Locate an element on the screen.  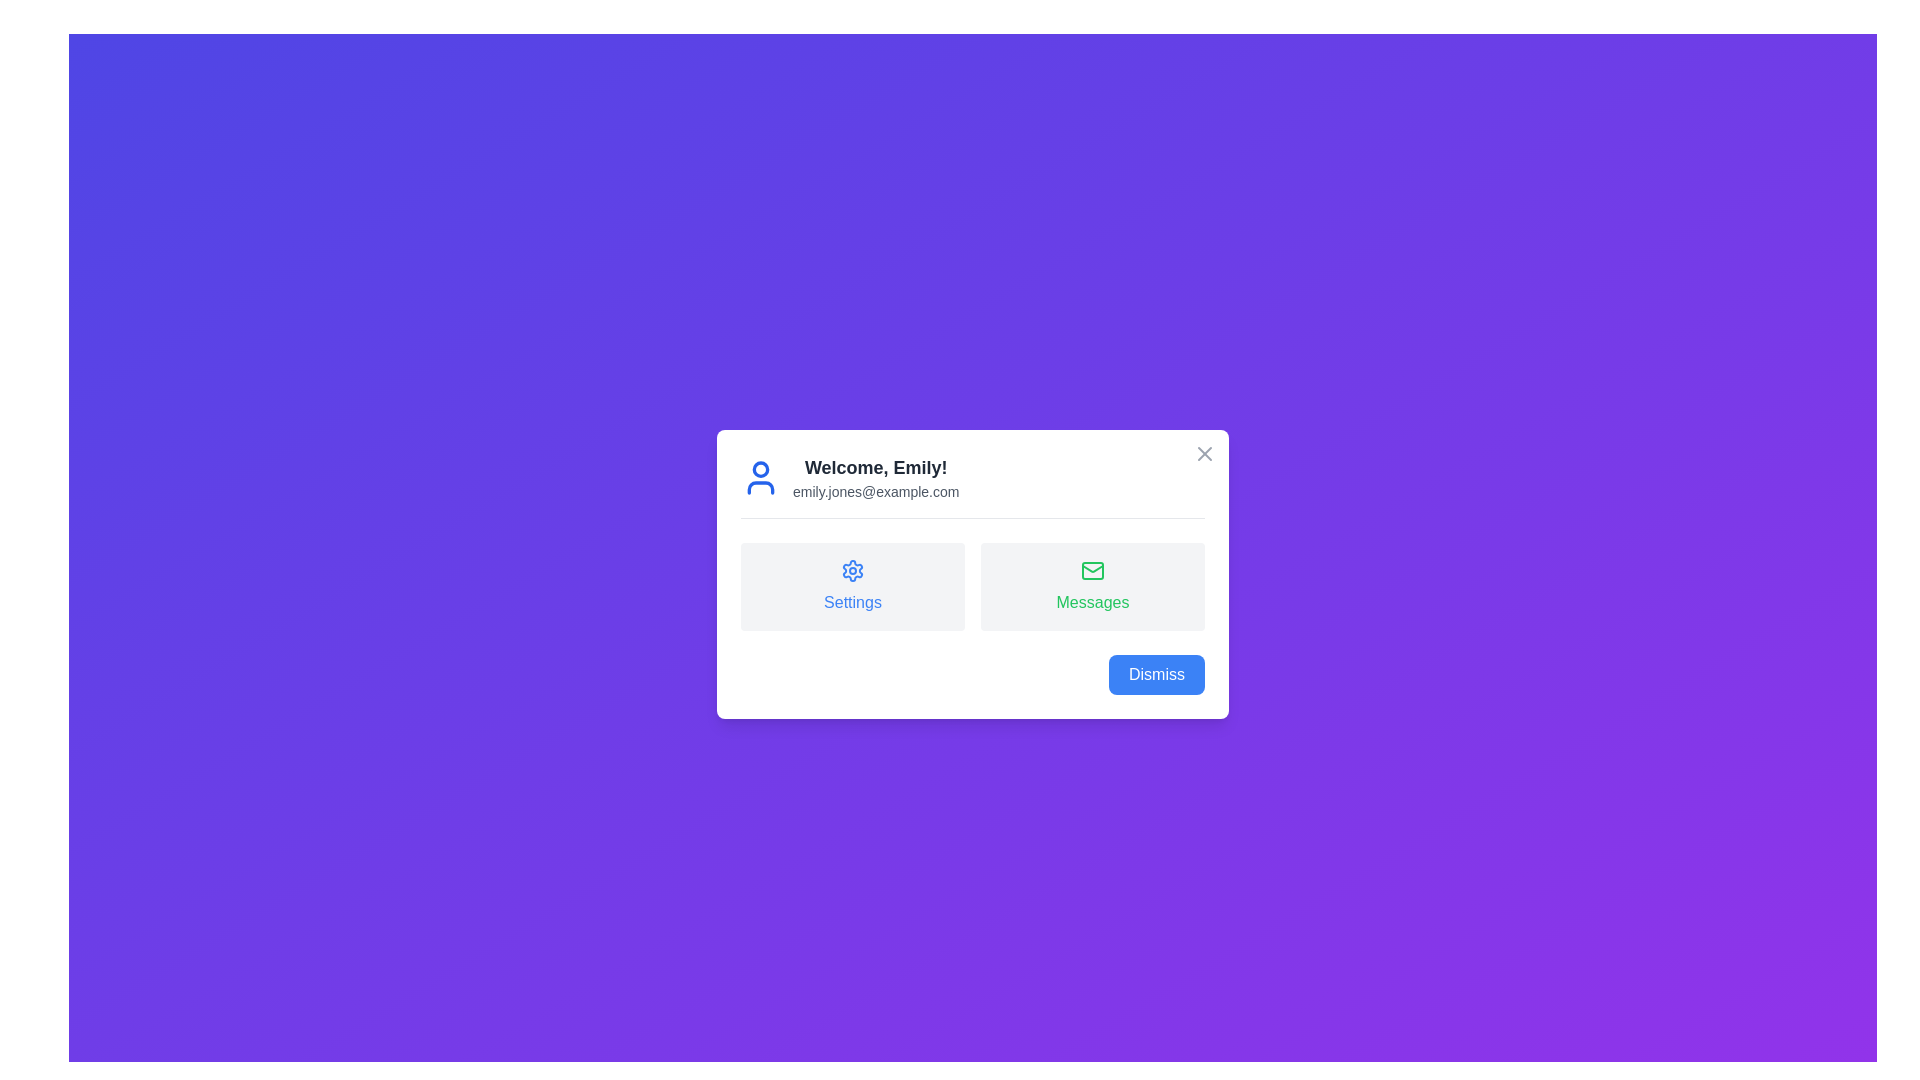
the header text 'Welcome, Emily!' which is styled with bold and larger font, located at the top of the modal card above the email address is located at coordinates (876, 467).